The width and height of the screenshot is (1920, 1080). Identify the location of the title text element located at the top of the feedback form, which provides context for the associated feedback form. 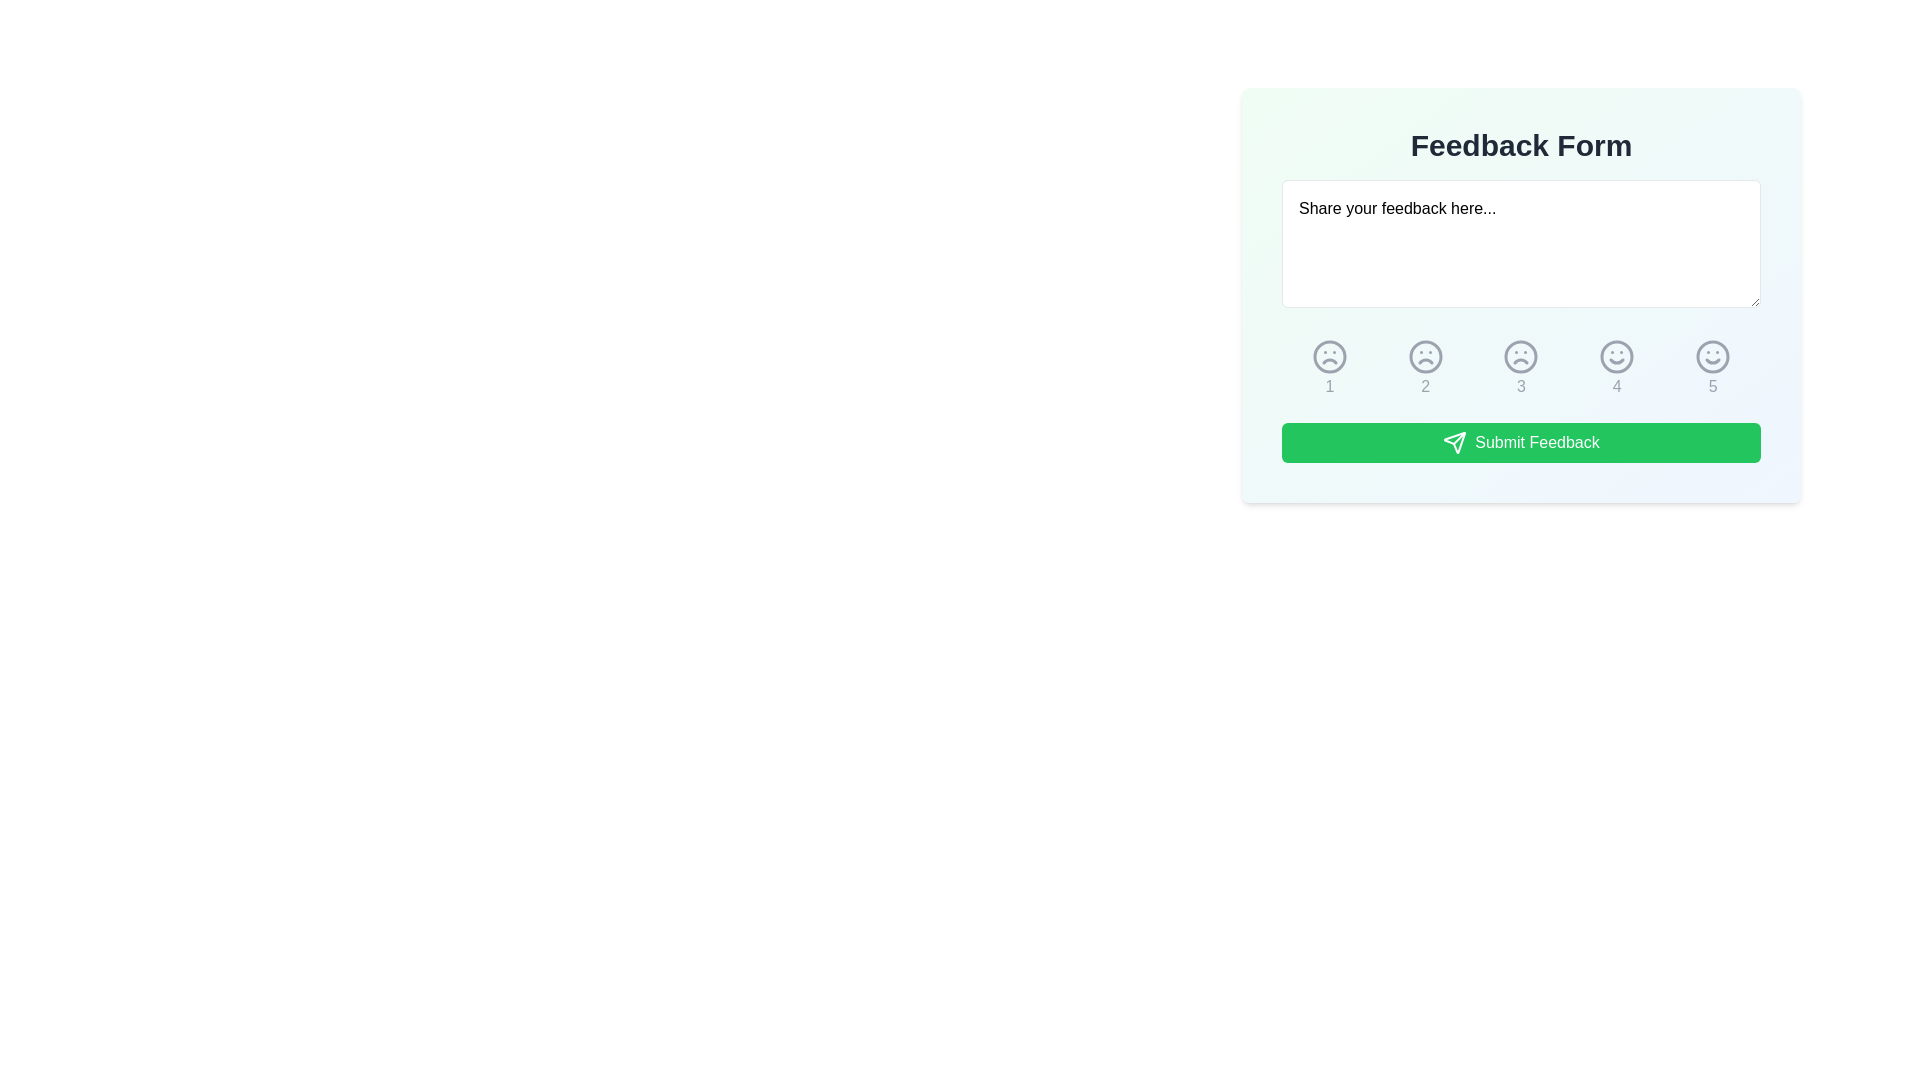
(1520, 145).